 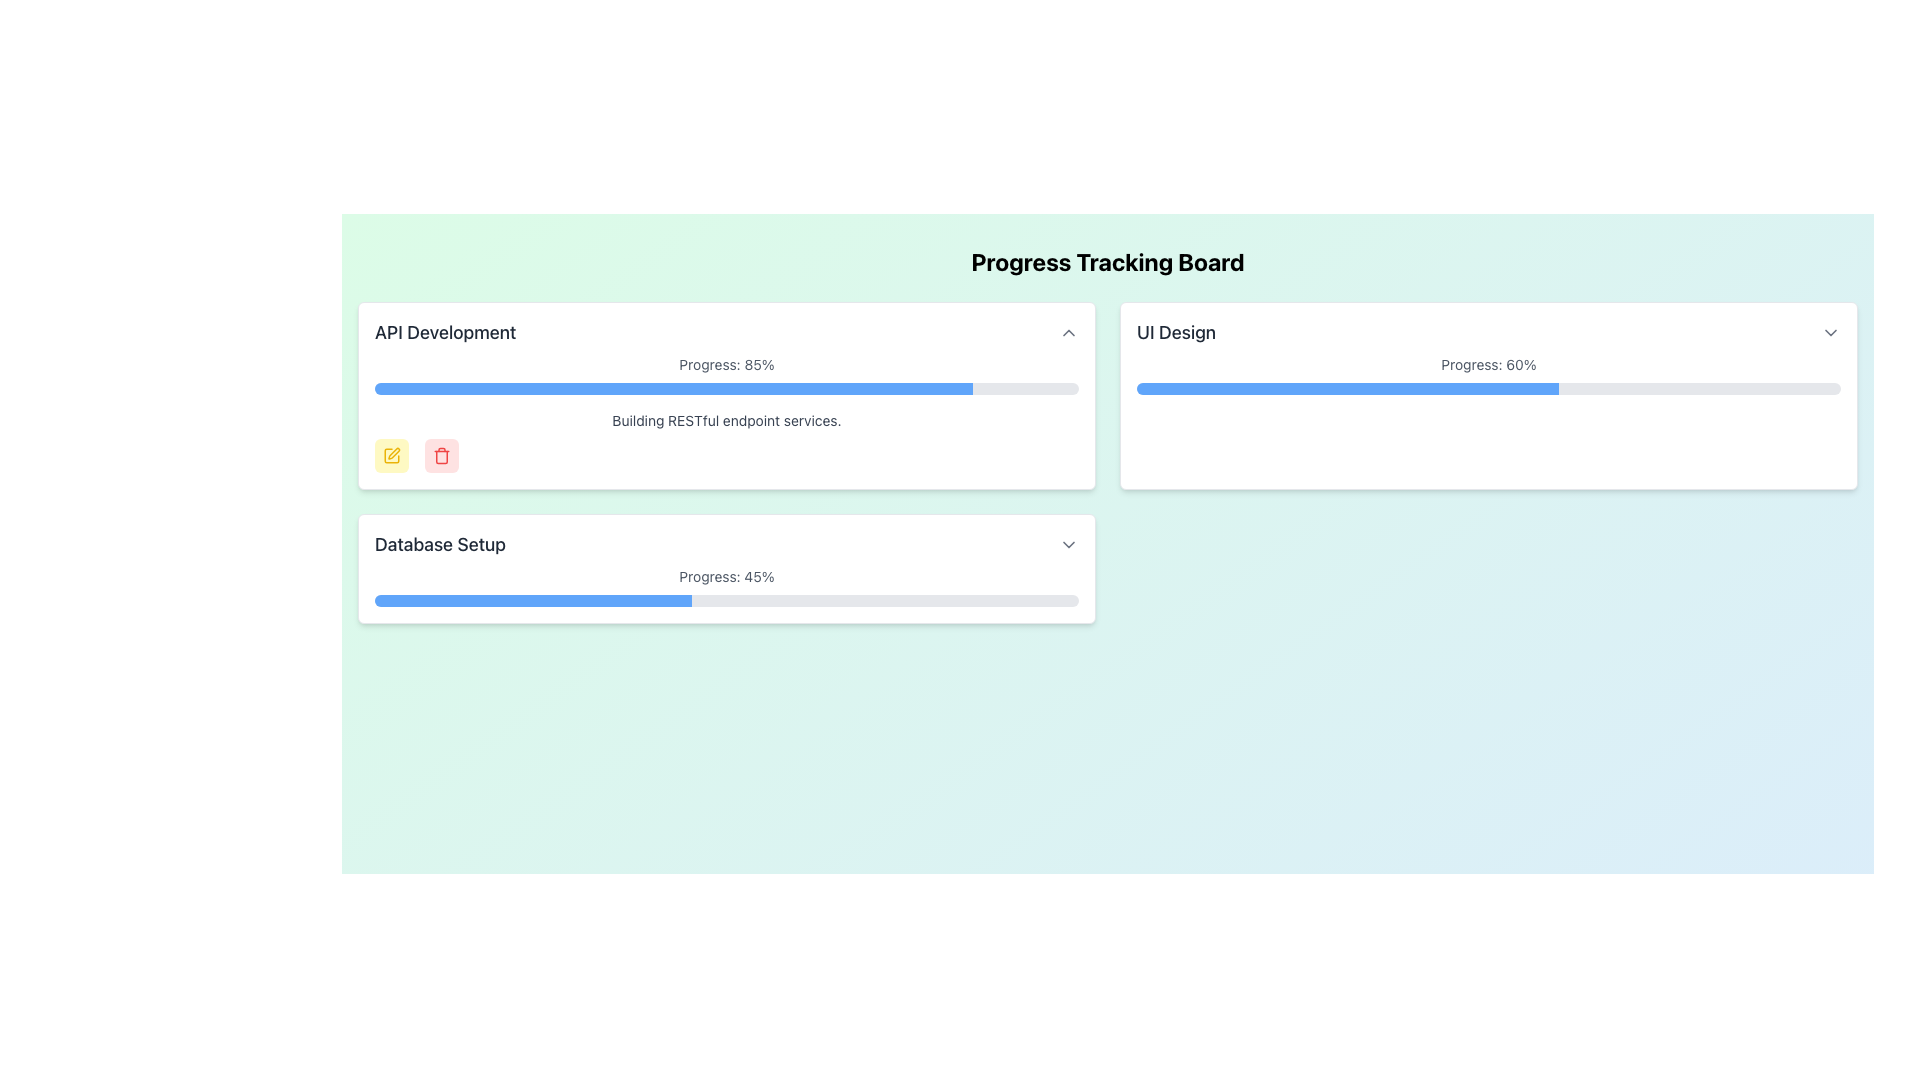 I want to click on displayed progress value (60%) of the 'UI Design' task, which is located at the center of the 'UI Design' card, below the title and above the progress bar, so click(x=1488, y=365).